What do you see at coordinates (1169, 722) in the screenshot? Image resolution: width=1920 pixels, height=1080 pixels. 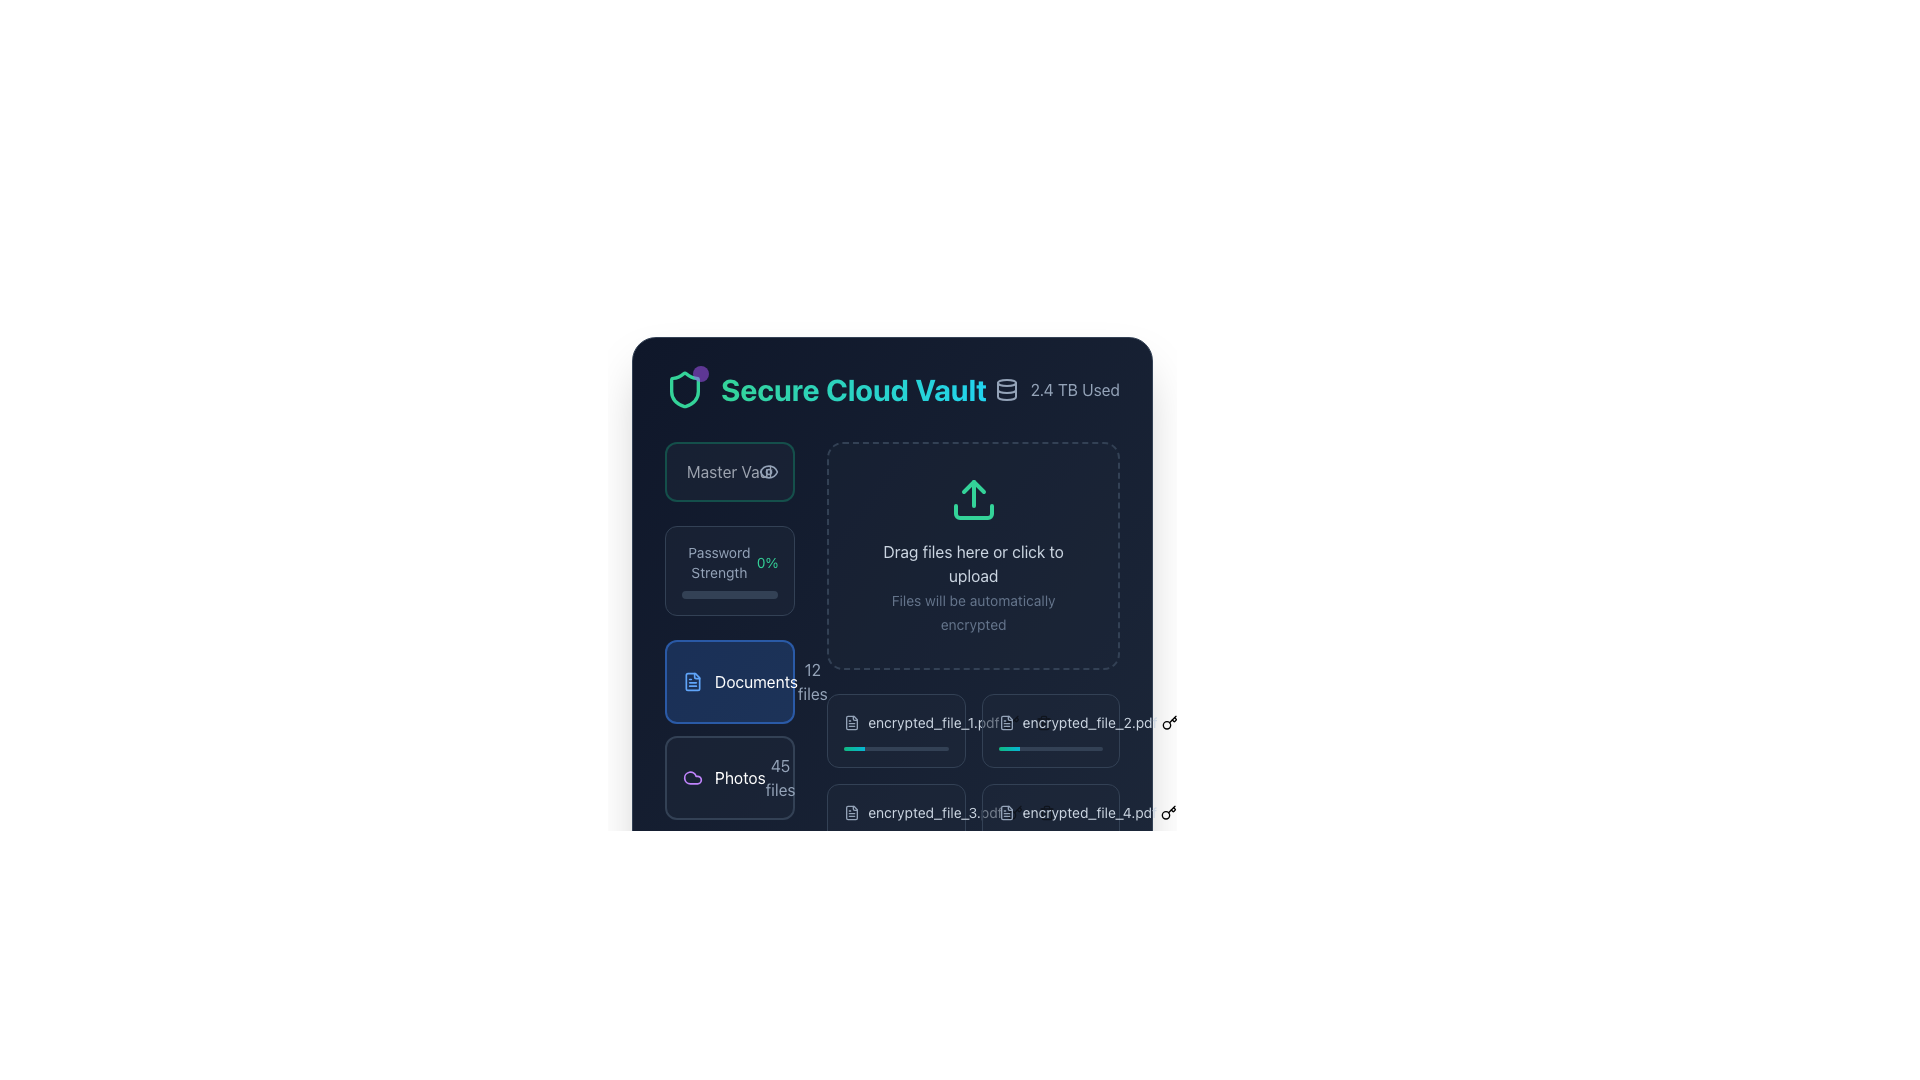 I see `the icon representing key-based encryption located in the bottom-right section of the interface, next to the file name and progress bar` at bounding box center [1169, 722].